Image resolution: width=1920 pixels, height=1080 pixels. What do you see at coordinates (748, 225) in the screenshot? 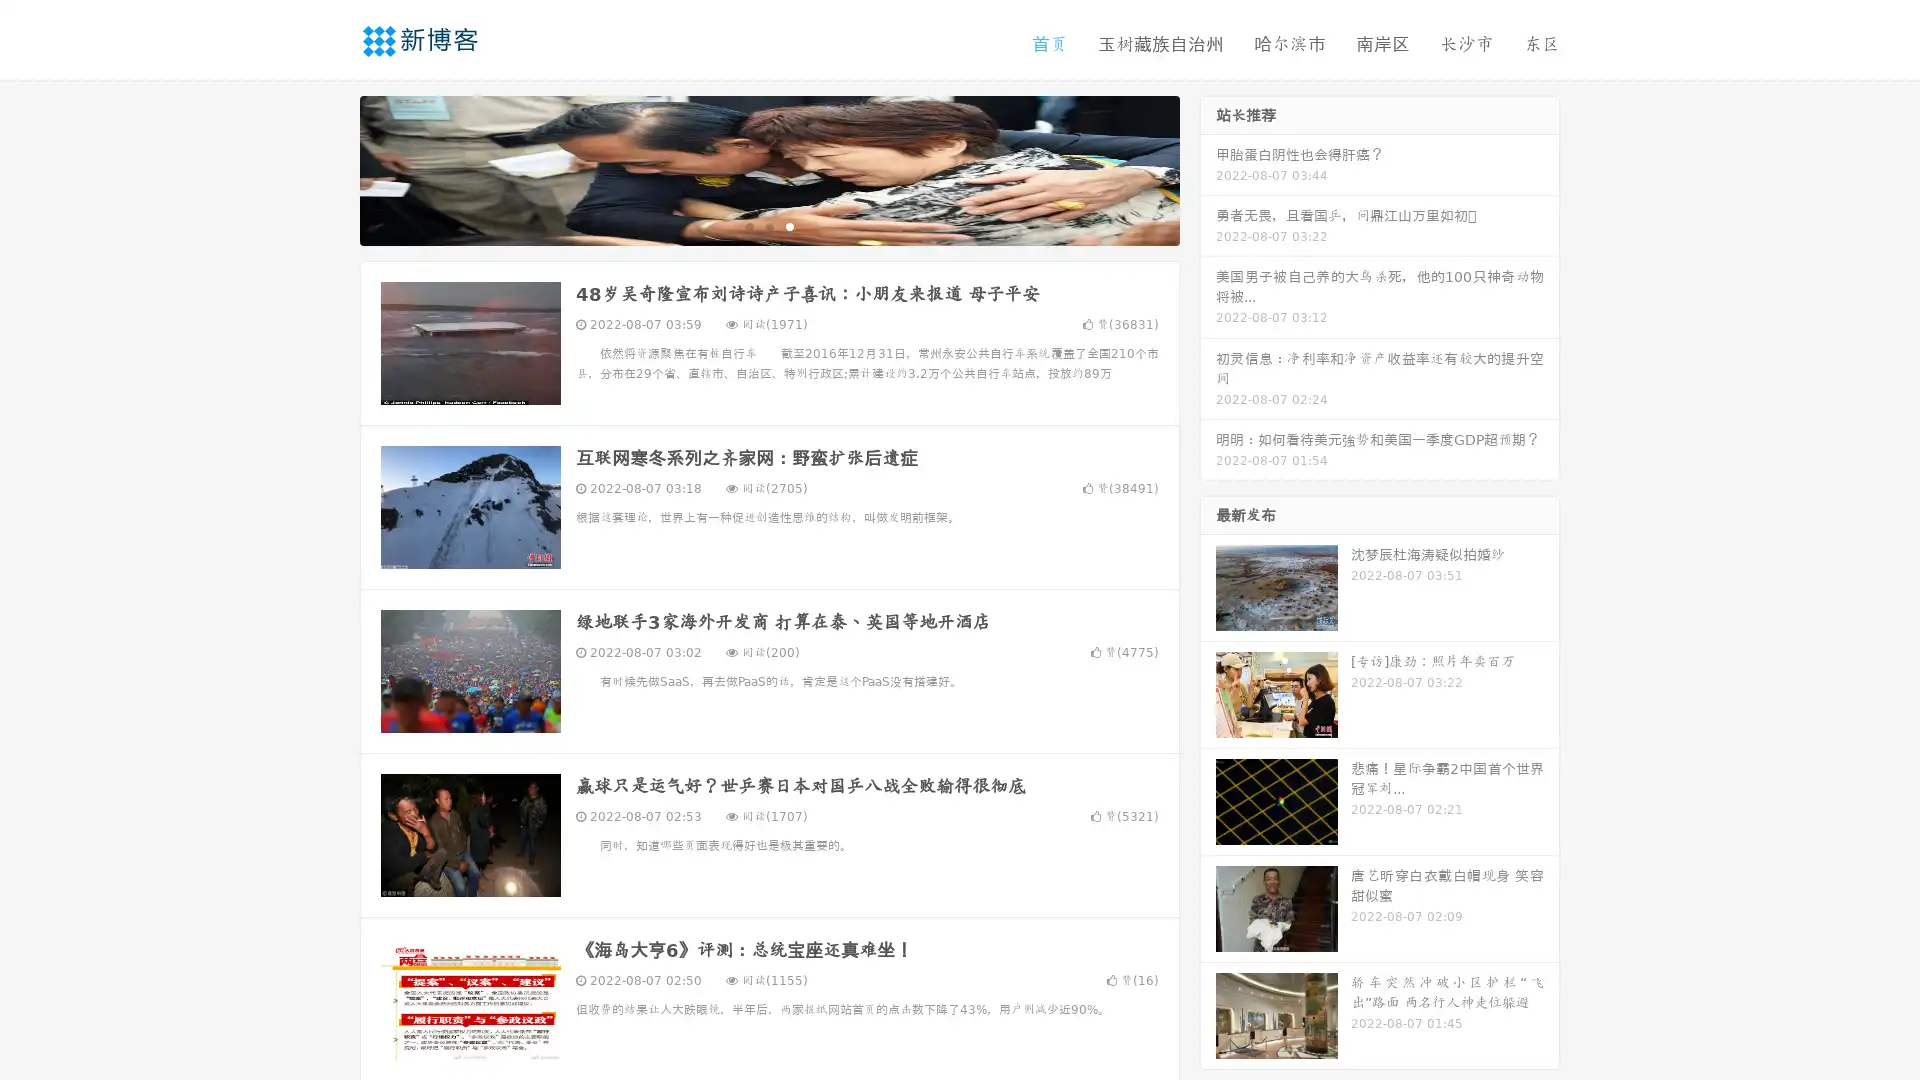
I see `Go to slide 1` at bounding box center [748, 225].